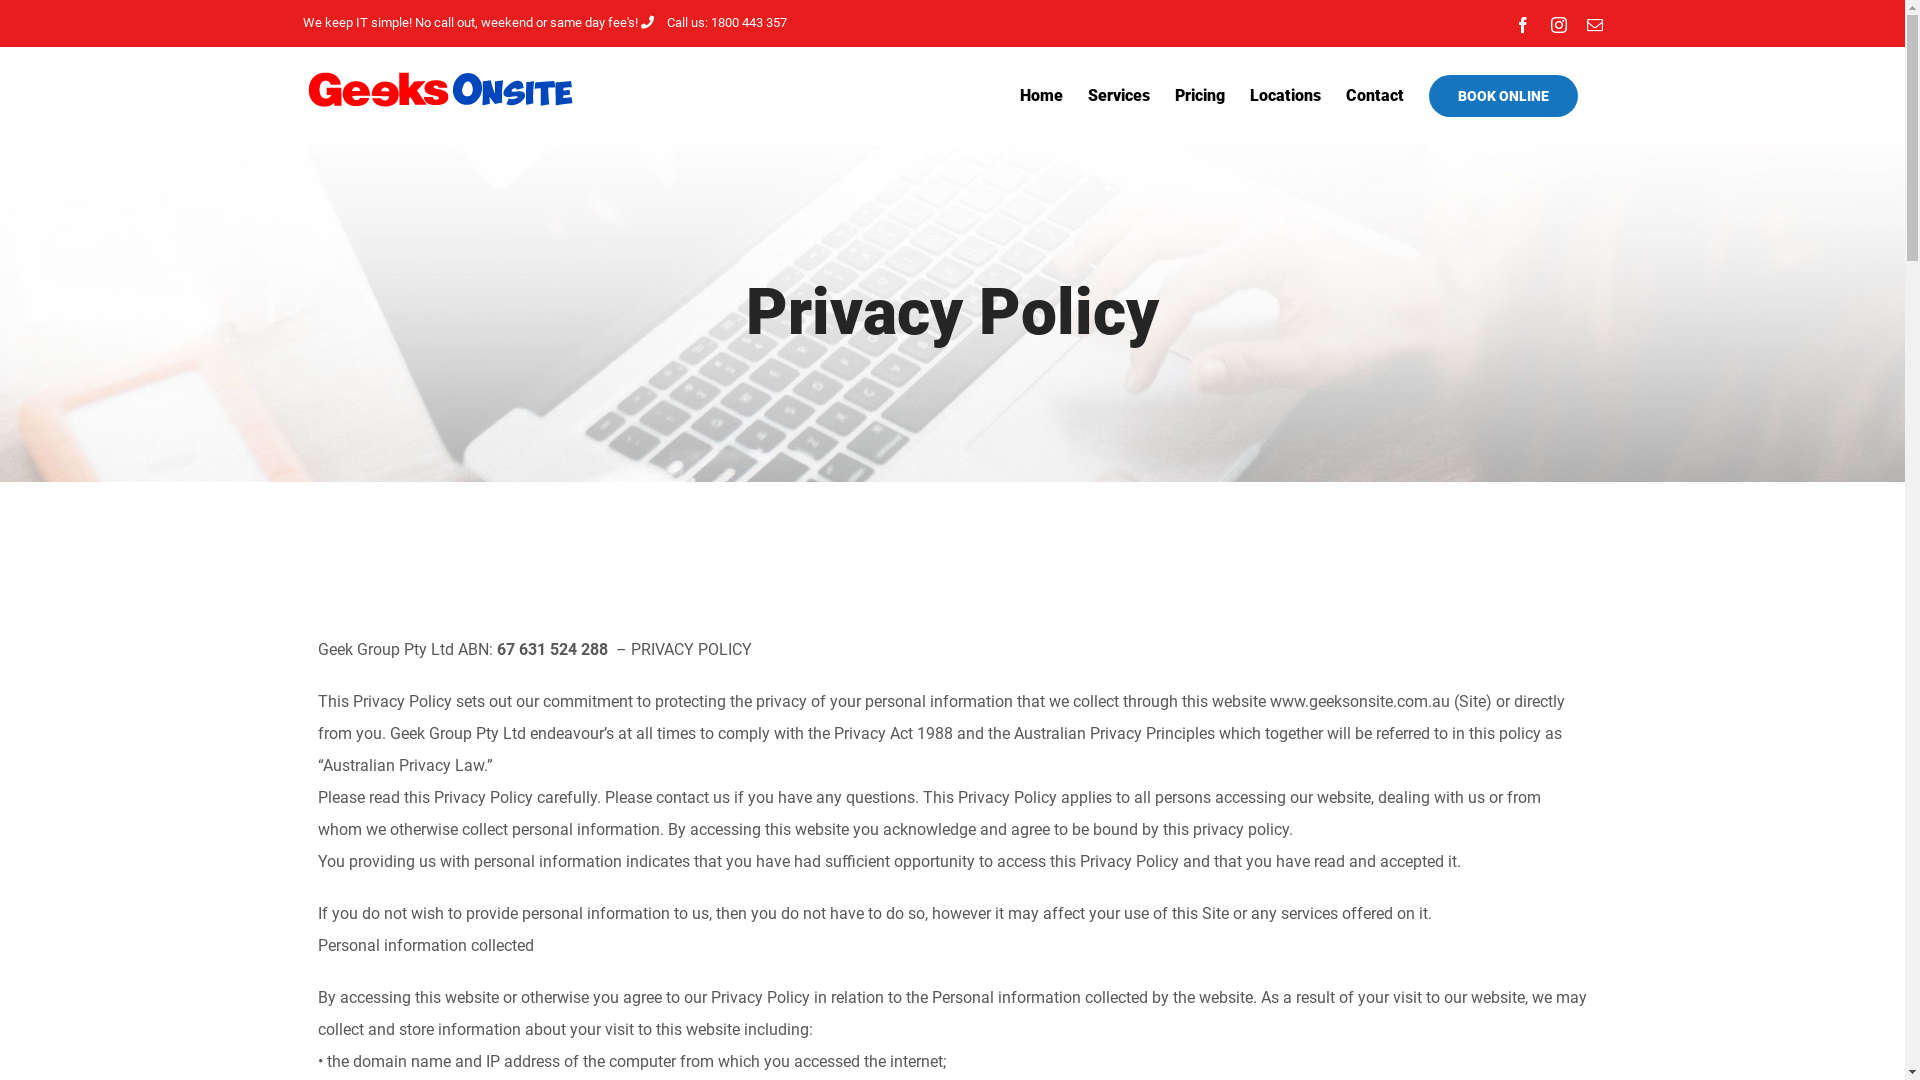 The image size is (1920, 1080). I want to click on 'BOOK ONLINE', so click(1502, 95).